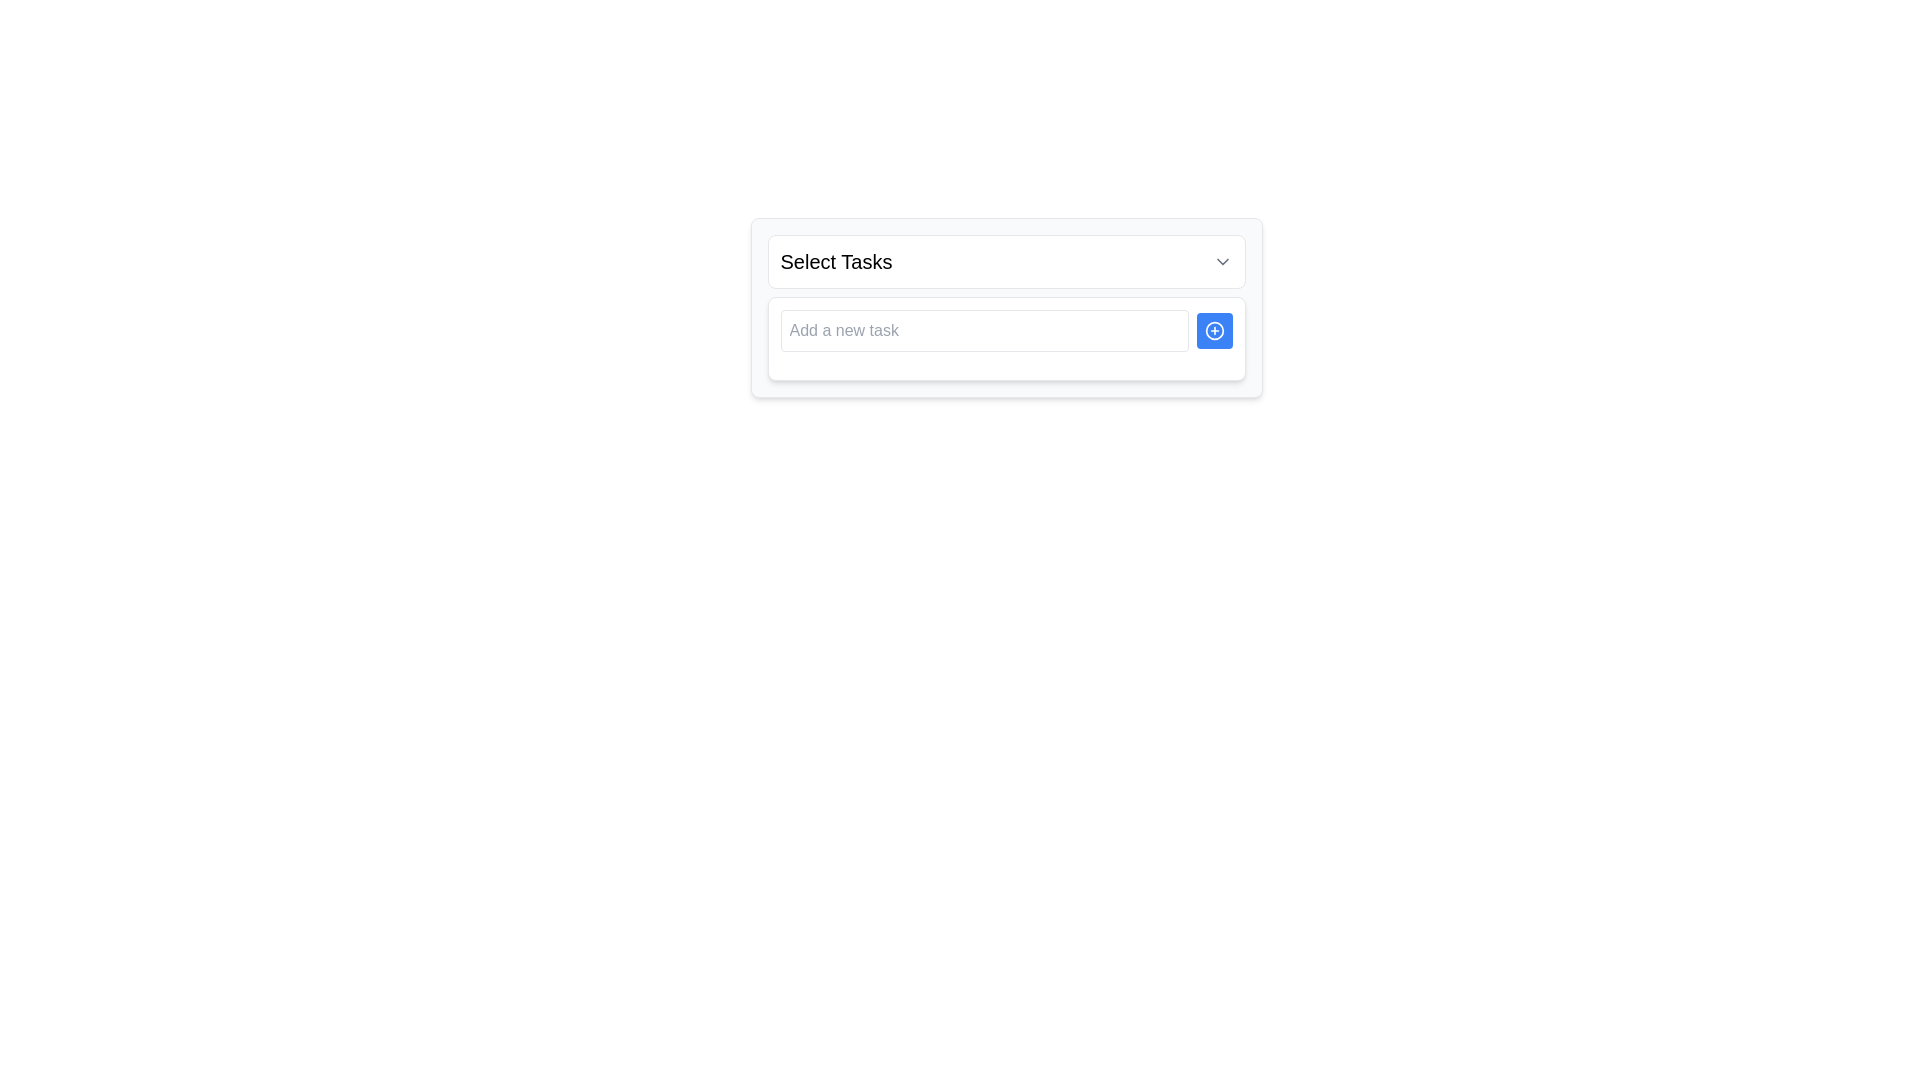 The image size is (1920, 1080). I want to click on the action button intended for adding a new task or item, so click(1213, 330).